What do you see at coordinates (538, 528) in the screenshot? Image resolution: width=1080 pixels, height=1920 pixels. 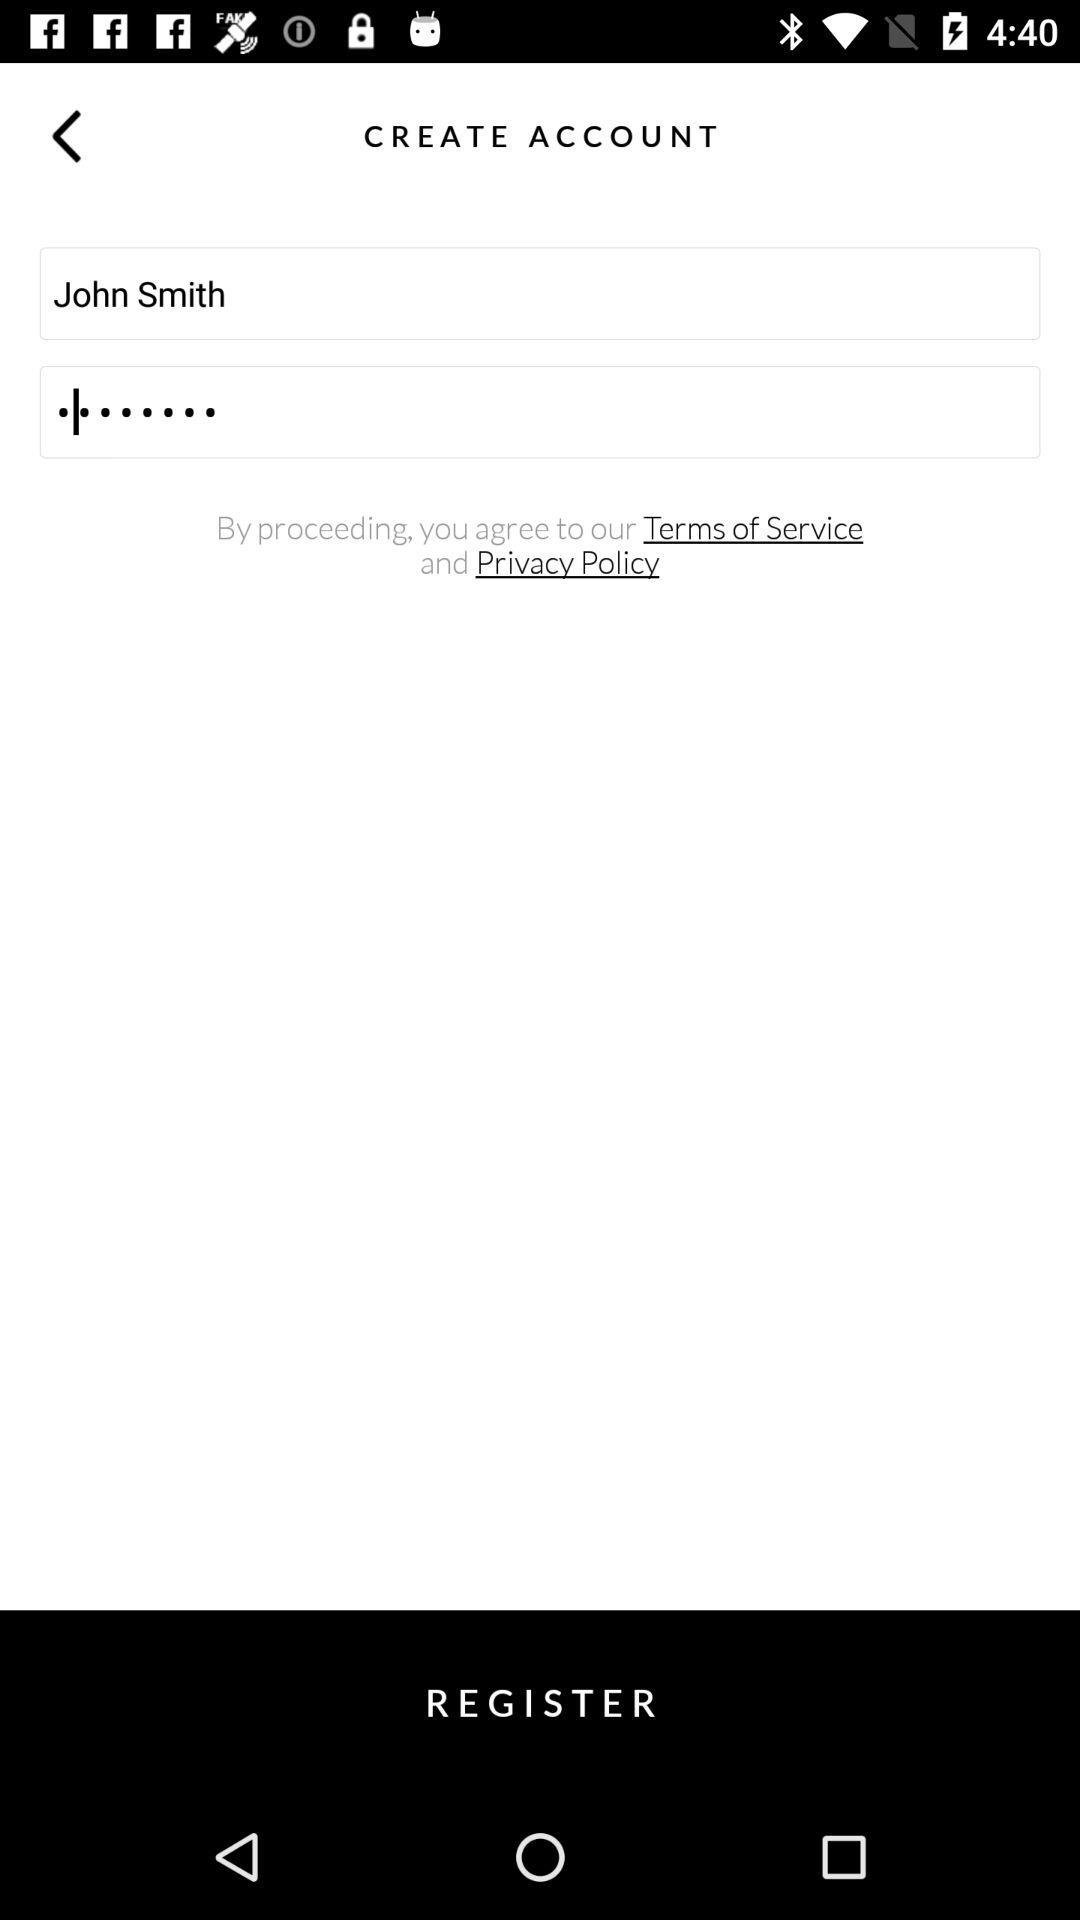 I see `the item below the crod3116 item` at bounding box center [538, 528].